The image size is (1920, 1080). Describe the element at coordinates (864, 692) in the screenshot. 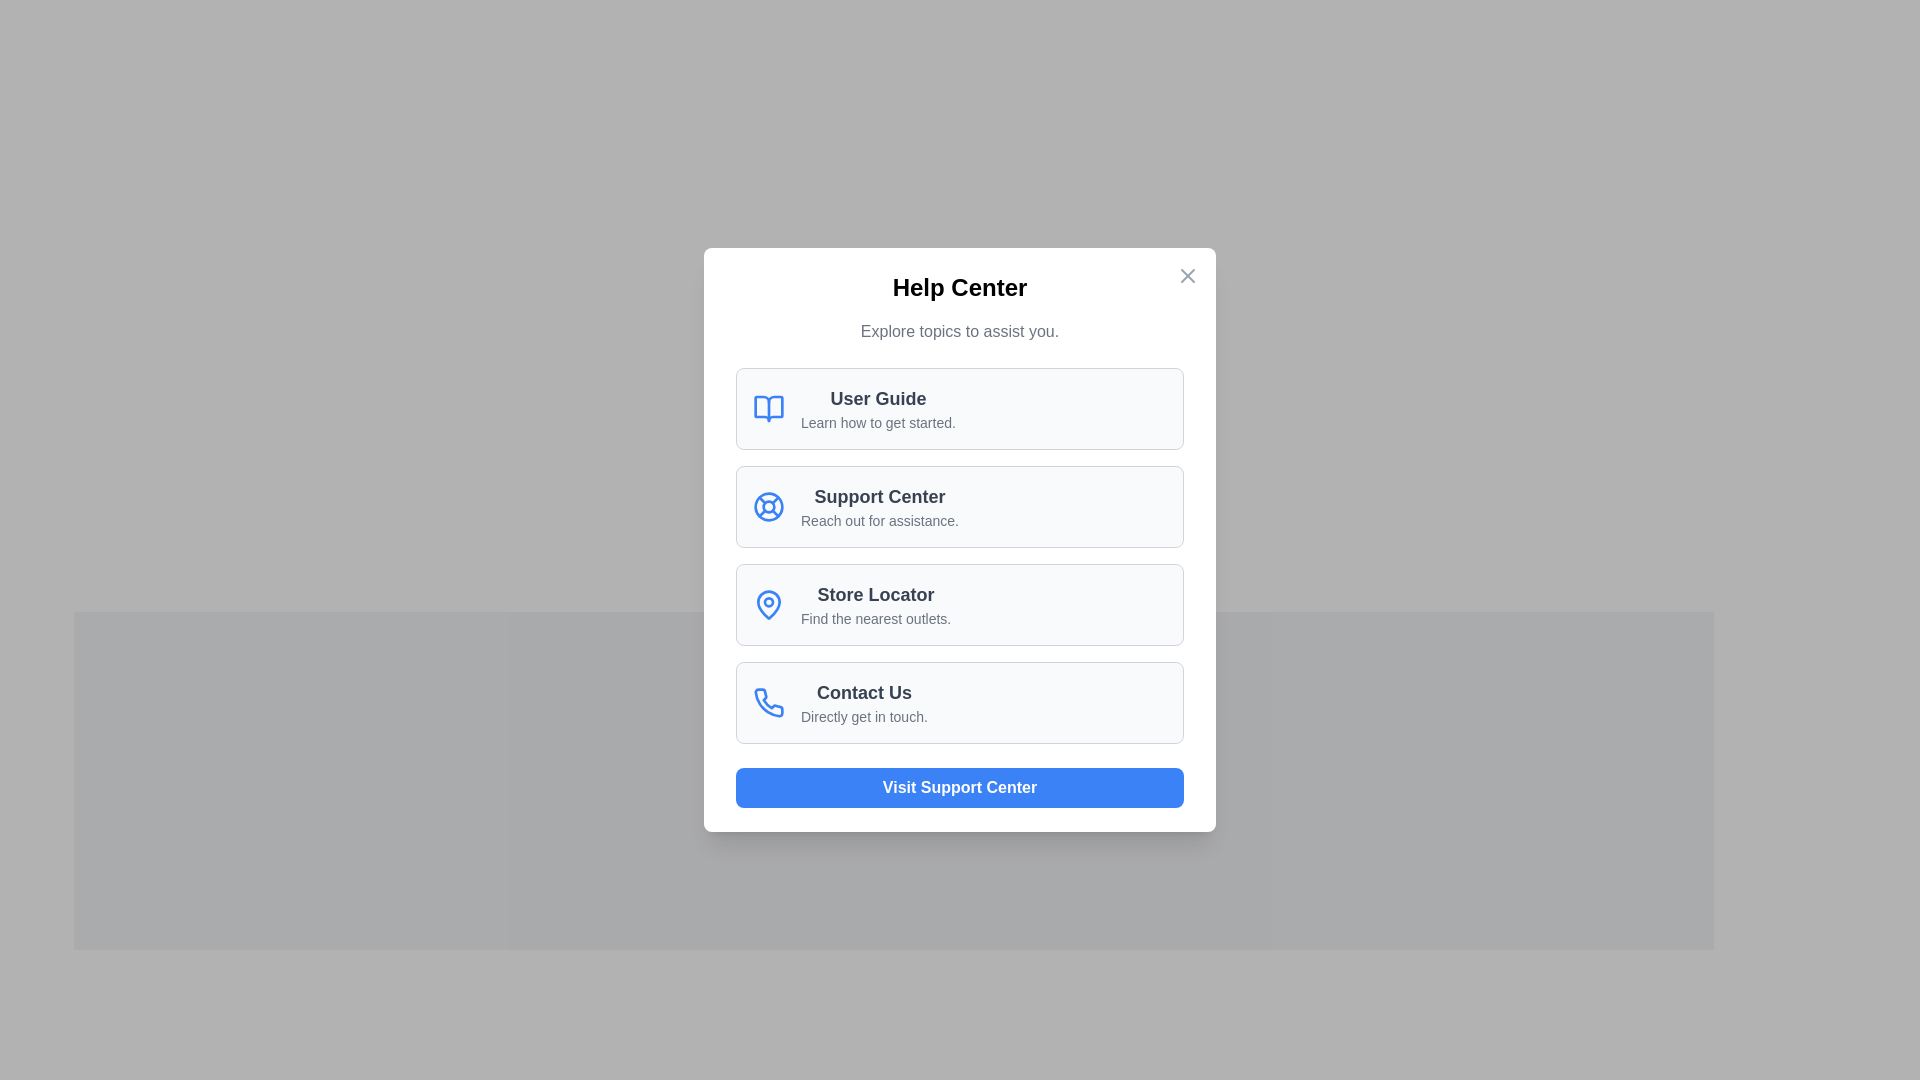

I see `text label that serves as a descriptive title for the contact section, located at the top of the fourth section in a modal dialog box` at that location.